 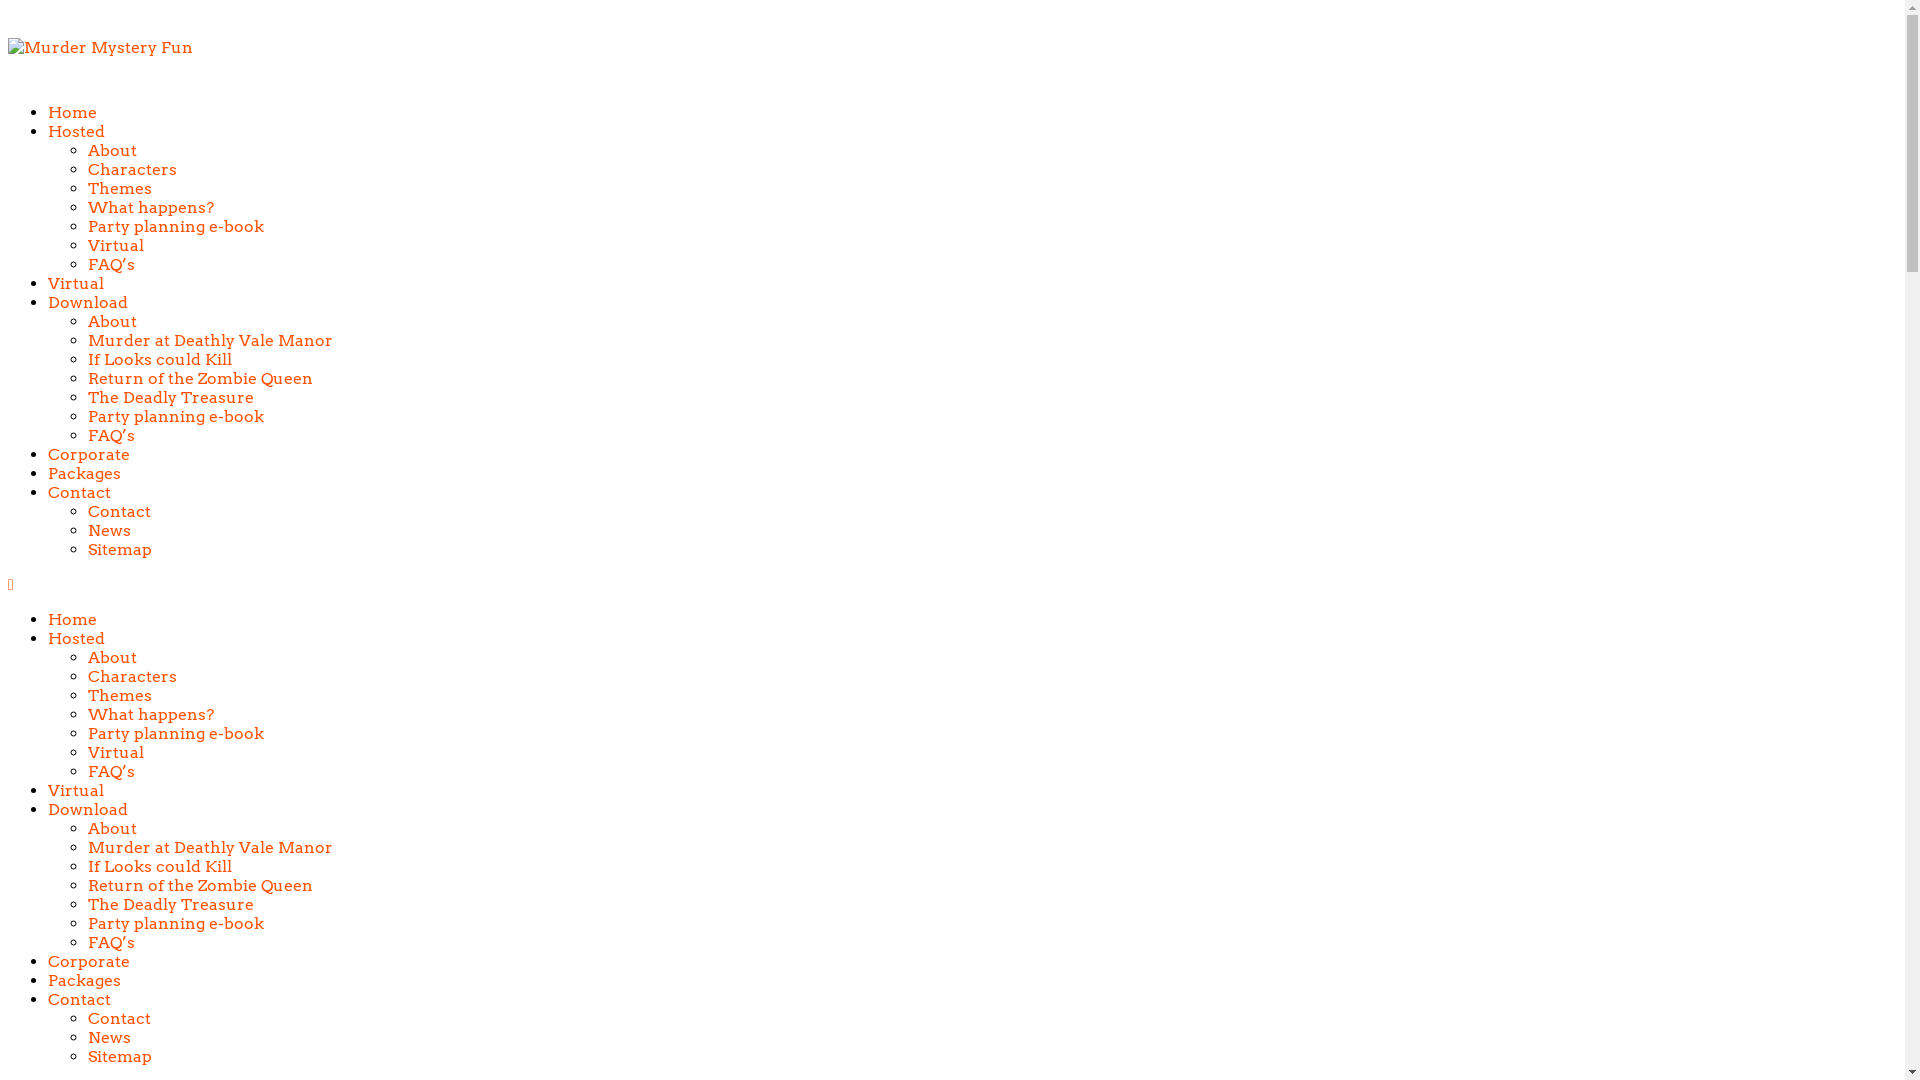 I want to click on 'Corporate', so click(x=88, y=960).